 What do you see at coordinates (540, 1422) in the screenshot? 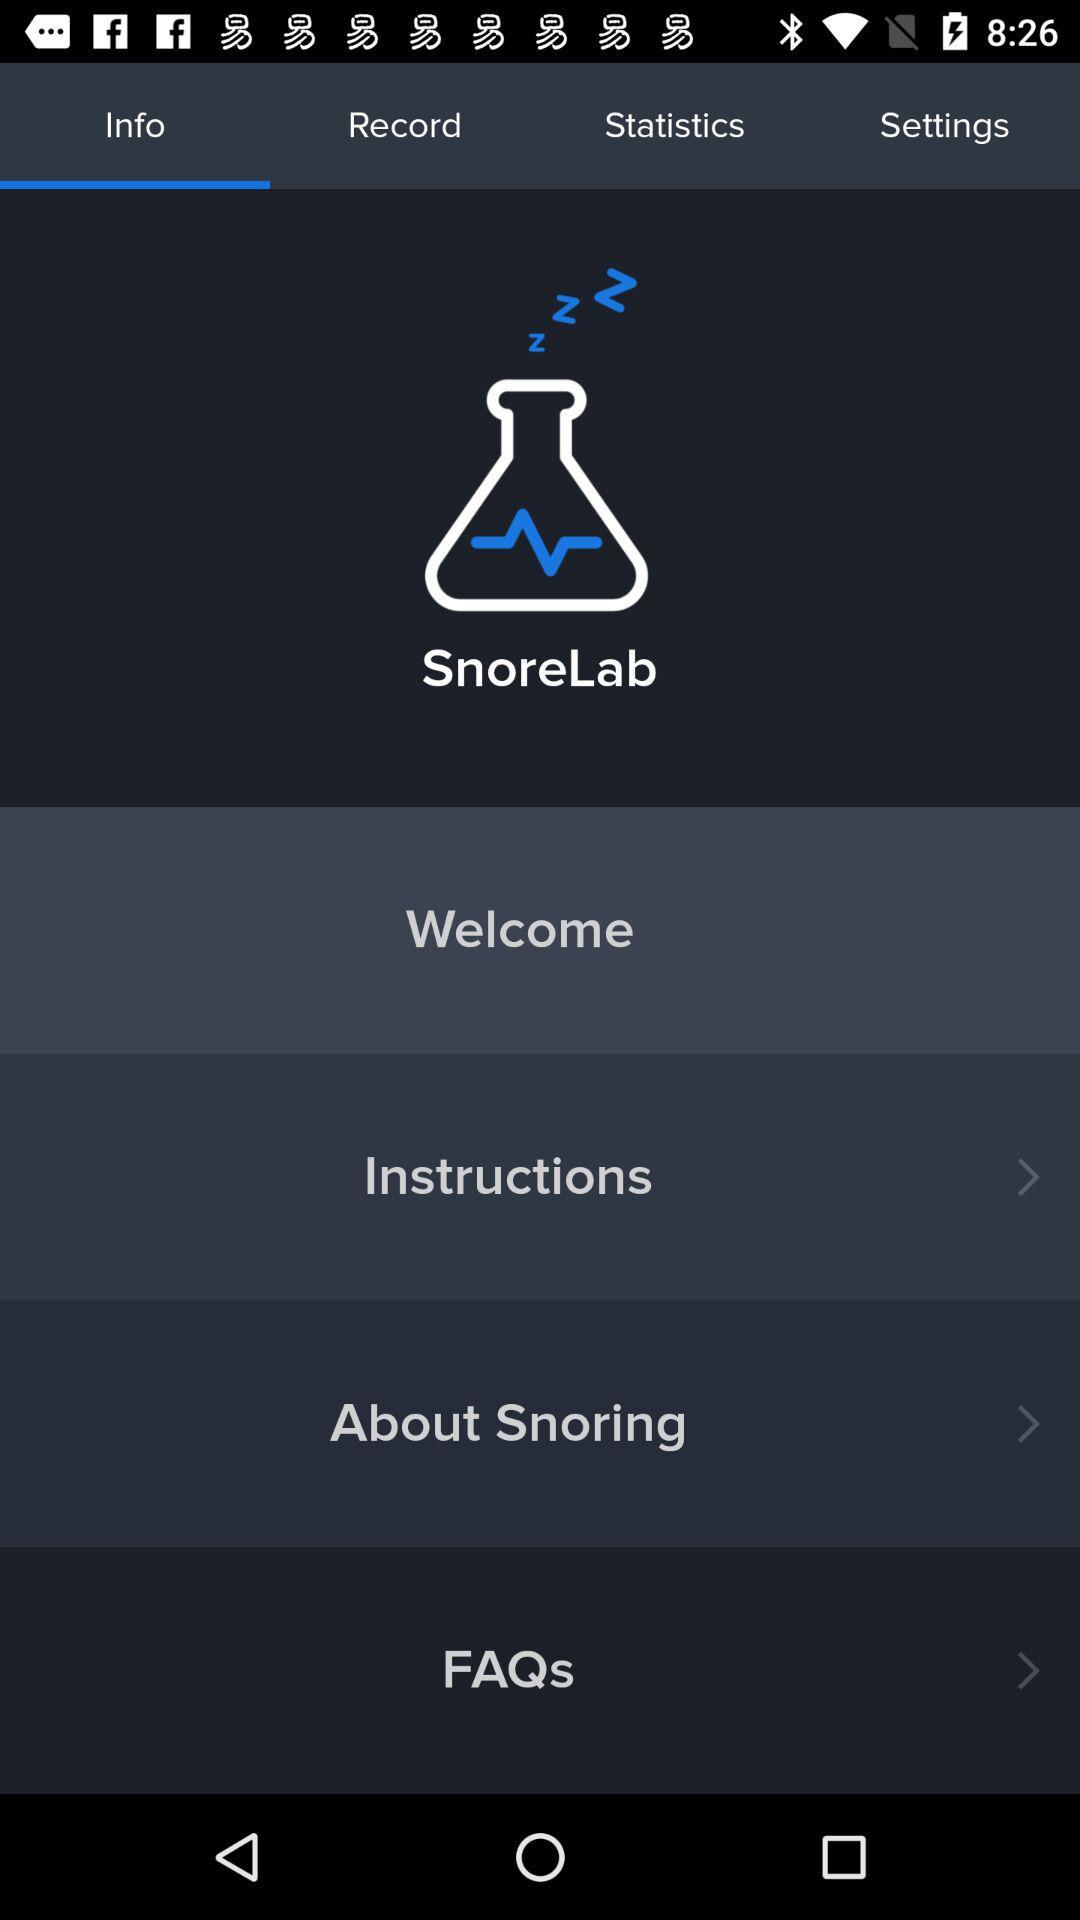
I see `the item below the instructions` at bounding box center [540, 1422].